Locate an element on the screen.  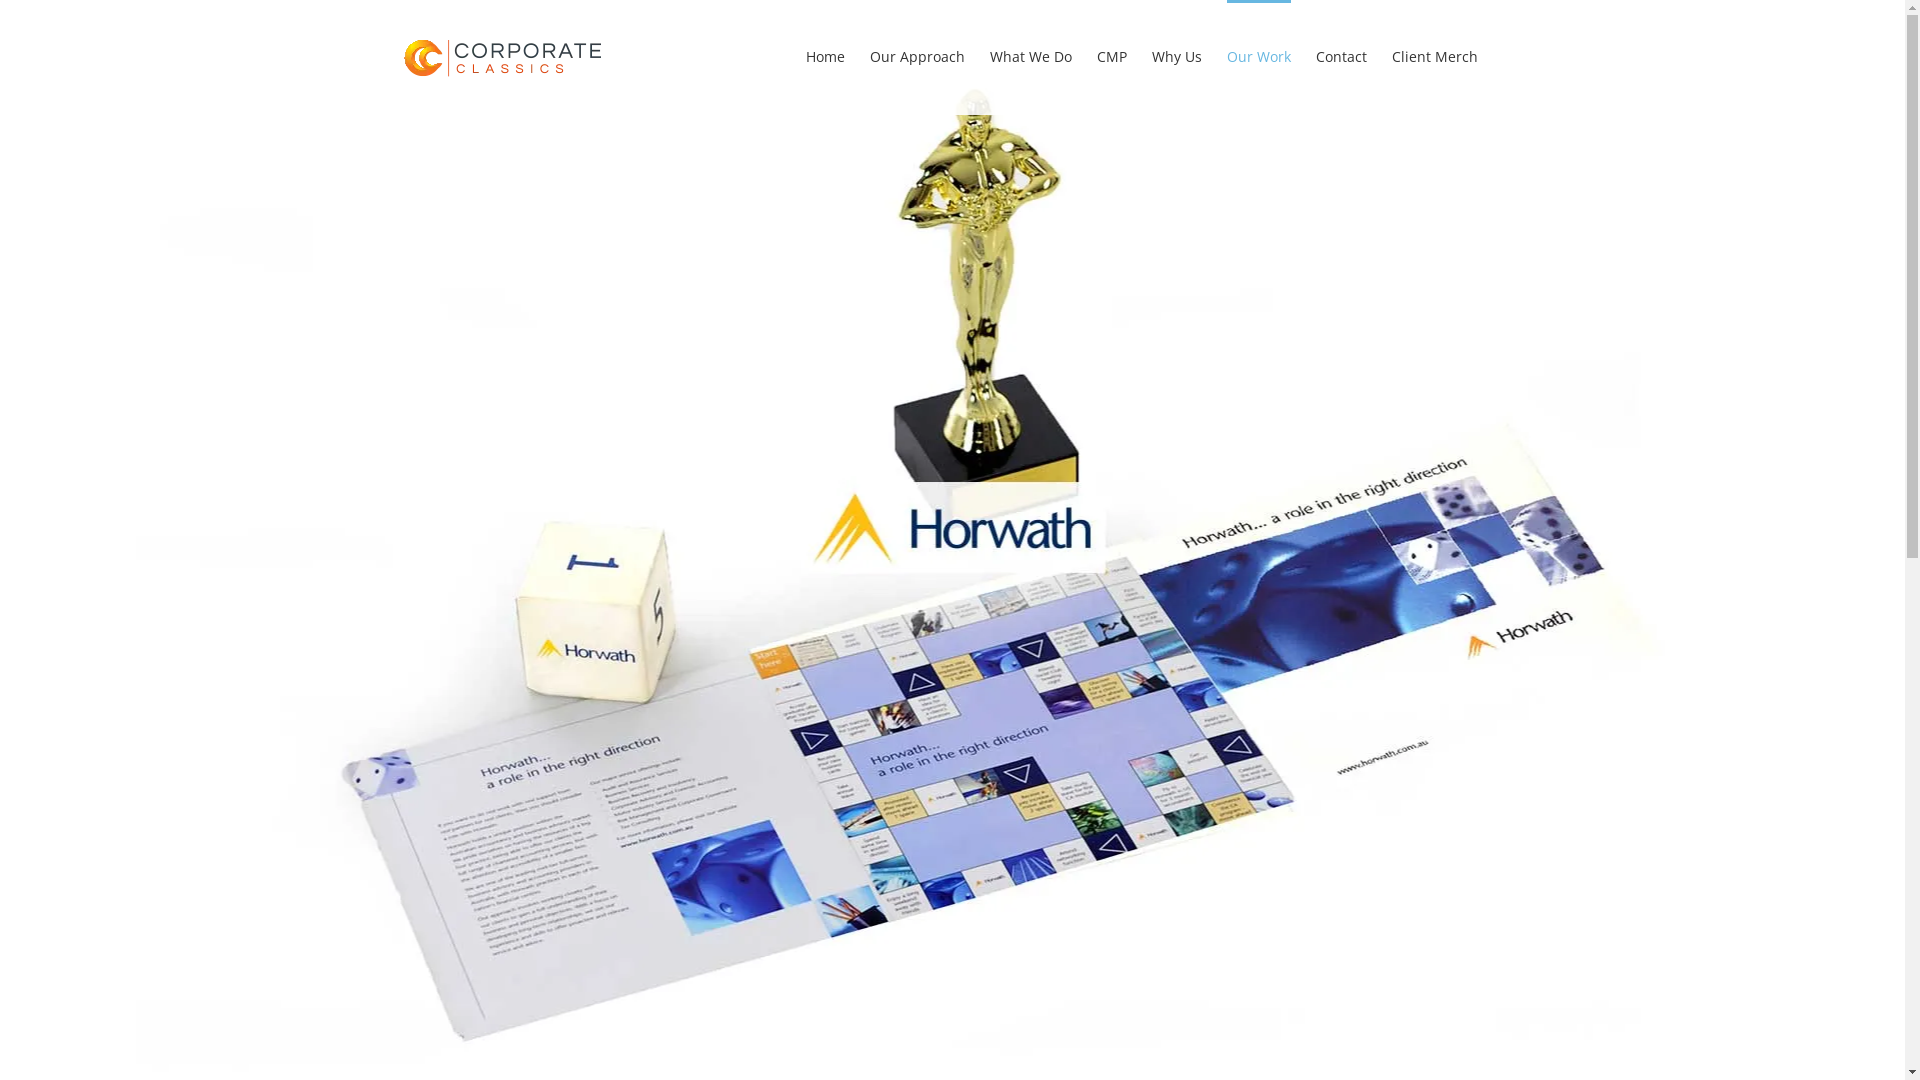
'Why Us' is located at coordinates (1152, 53).